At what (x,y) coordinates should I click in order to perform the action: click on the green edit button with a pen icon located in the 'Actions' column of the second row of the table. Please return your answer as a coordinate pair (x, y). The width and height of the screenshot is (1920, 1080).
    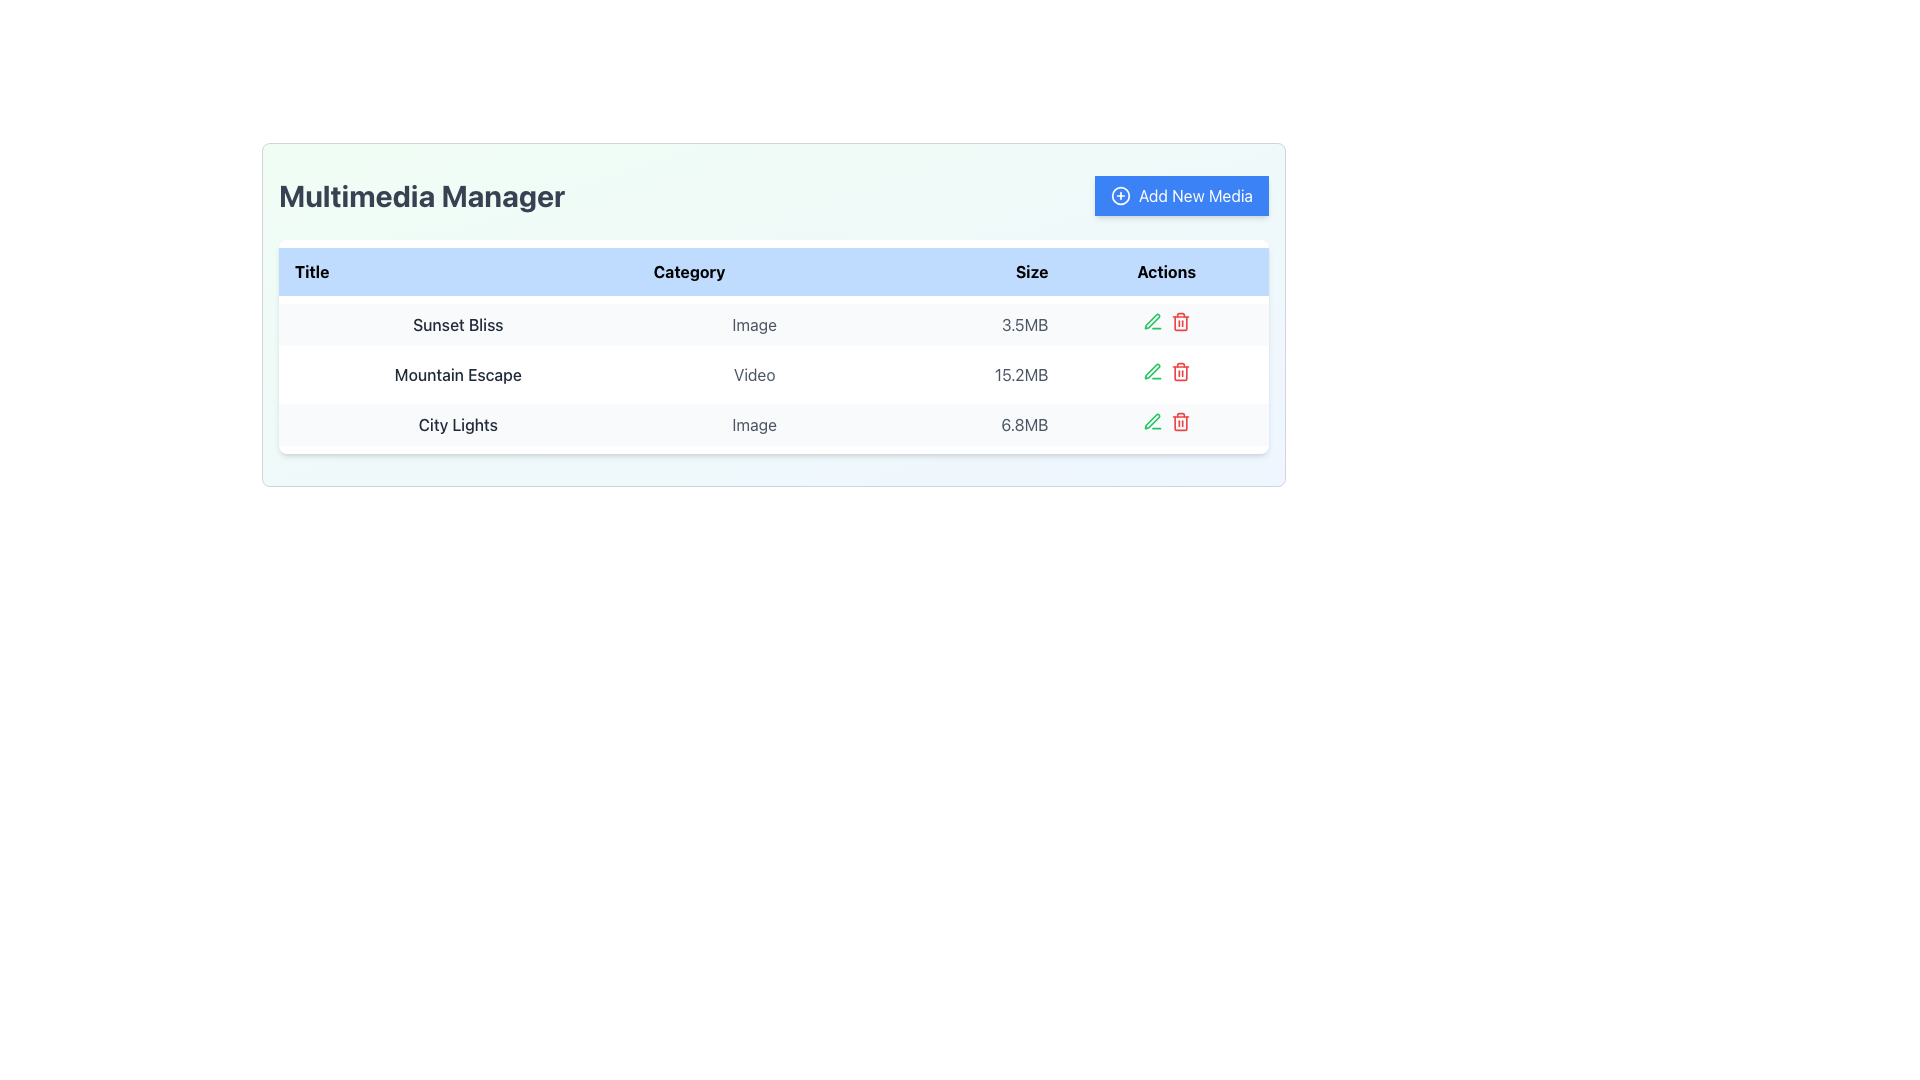
    Looking at the image, I should click on (1152, 371).